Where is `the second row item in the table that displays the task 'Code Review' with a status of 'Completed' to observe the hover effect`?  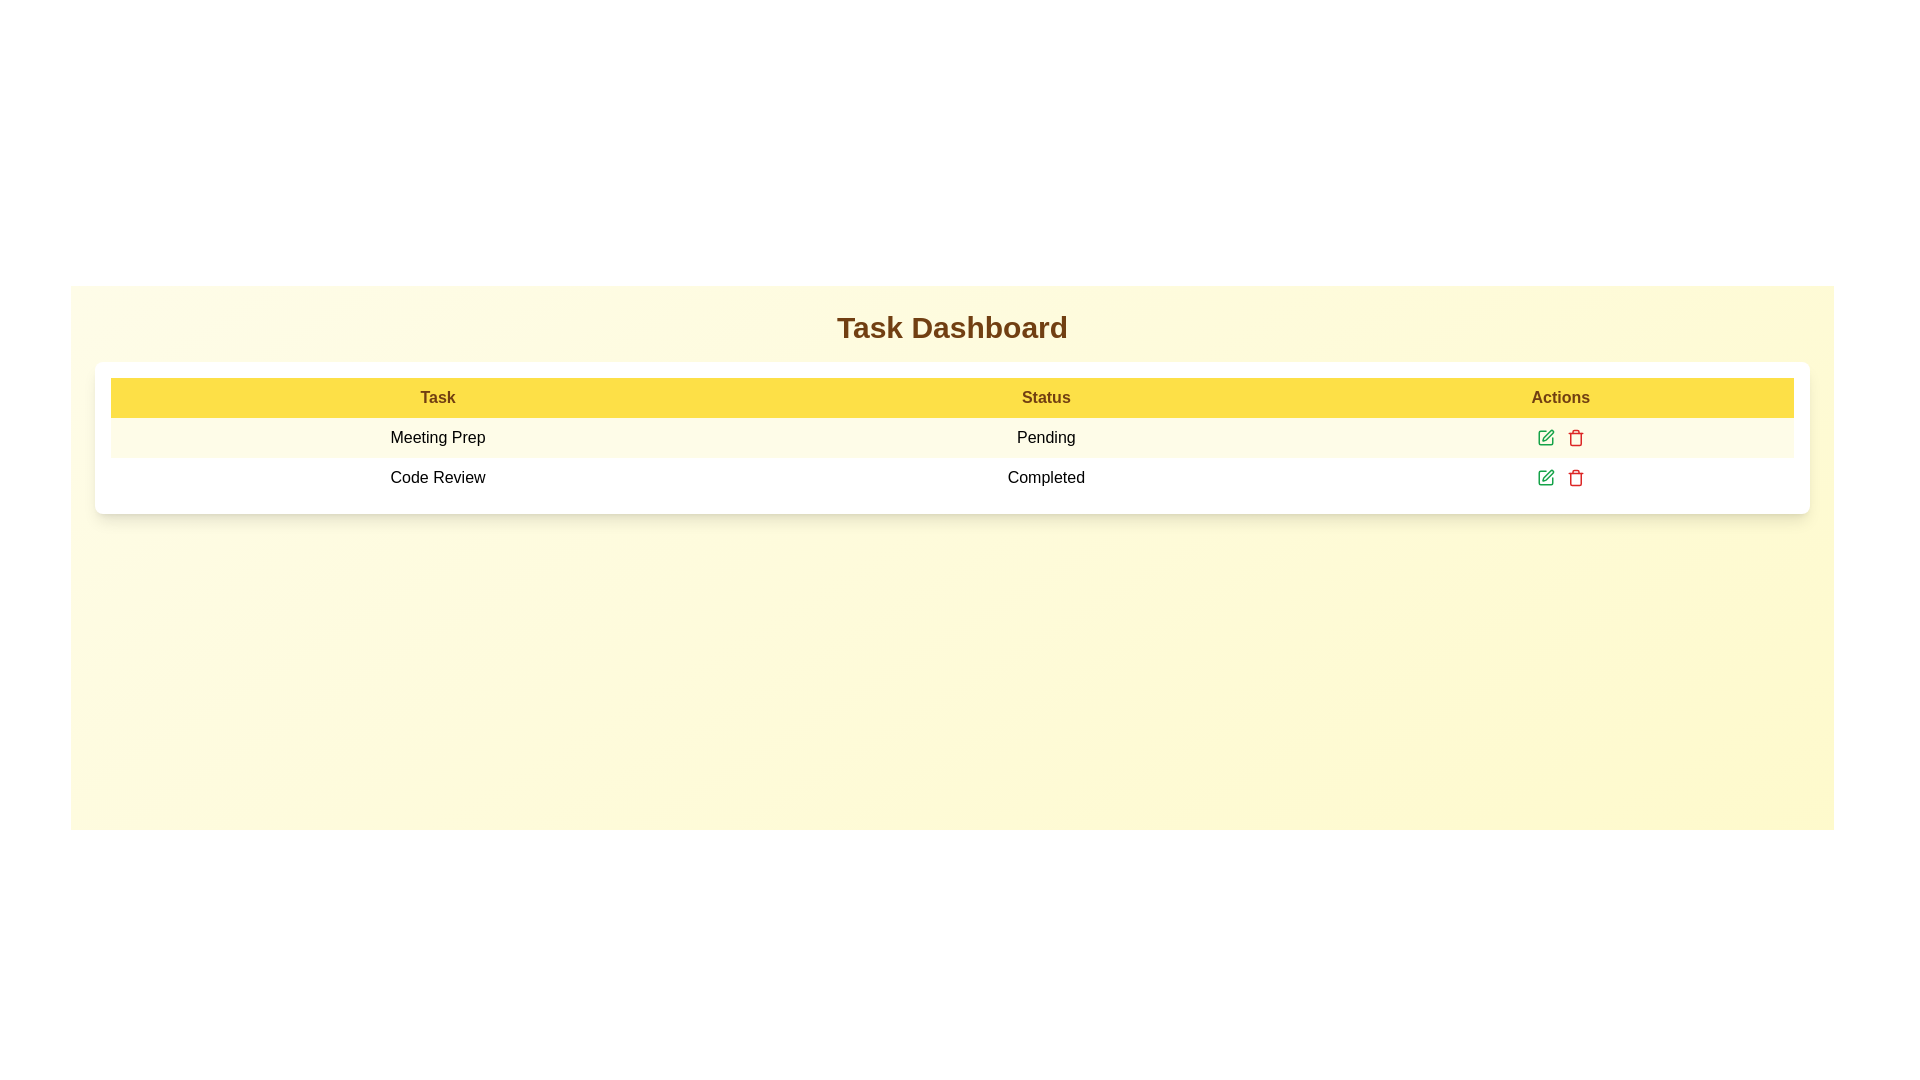 the second row item in the table that displays the task 'Code Review' with a status of 'Completed' to observe the hover effect is located at coordinates (951, 478).